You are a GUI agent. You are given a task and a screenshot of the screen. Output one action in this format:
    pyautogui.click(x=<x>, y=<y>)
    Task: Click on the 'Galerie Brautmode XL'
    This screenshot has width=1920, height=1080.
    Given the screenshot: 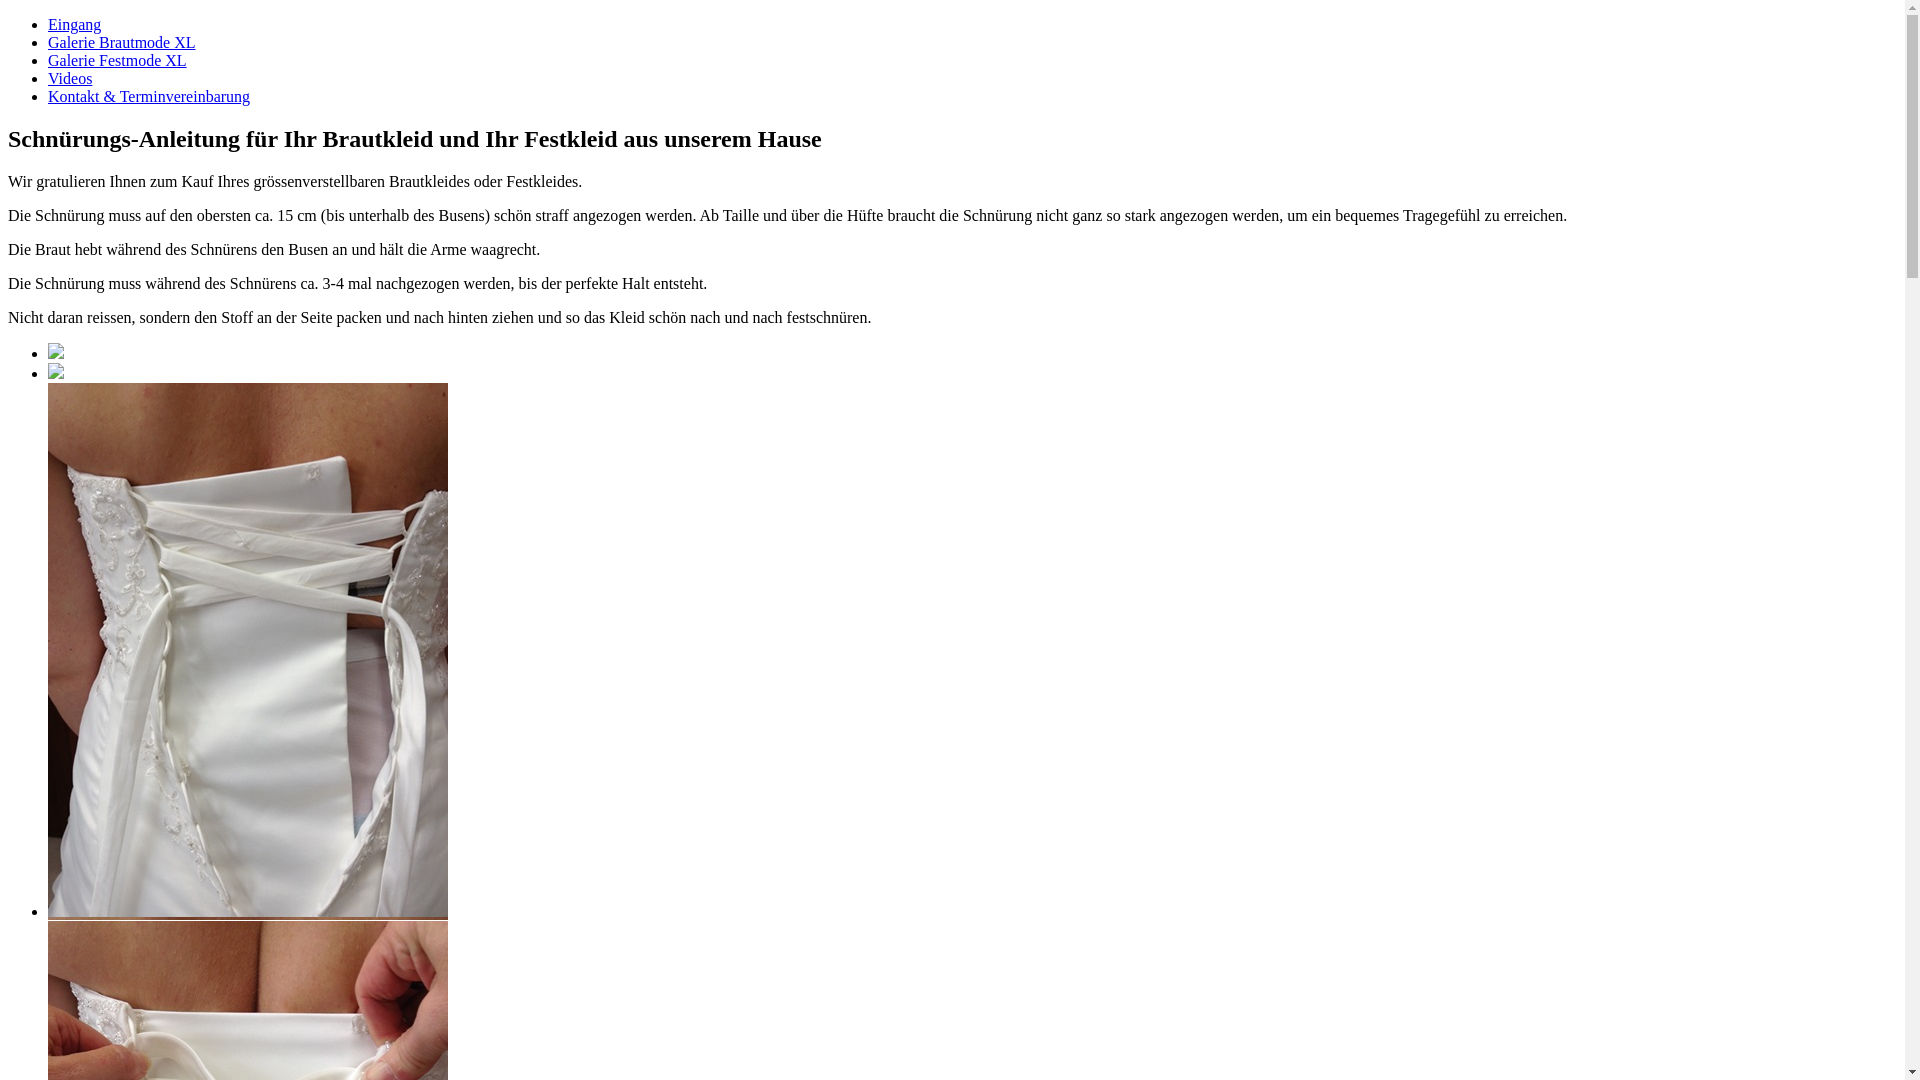 What is the action you would take?
    pyautogui.click(x=120, y=42)
    